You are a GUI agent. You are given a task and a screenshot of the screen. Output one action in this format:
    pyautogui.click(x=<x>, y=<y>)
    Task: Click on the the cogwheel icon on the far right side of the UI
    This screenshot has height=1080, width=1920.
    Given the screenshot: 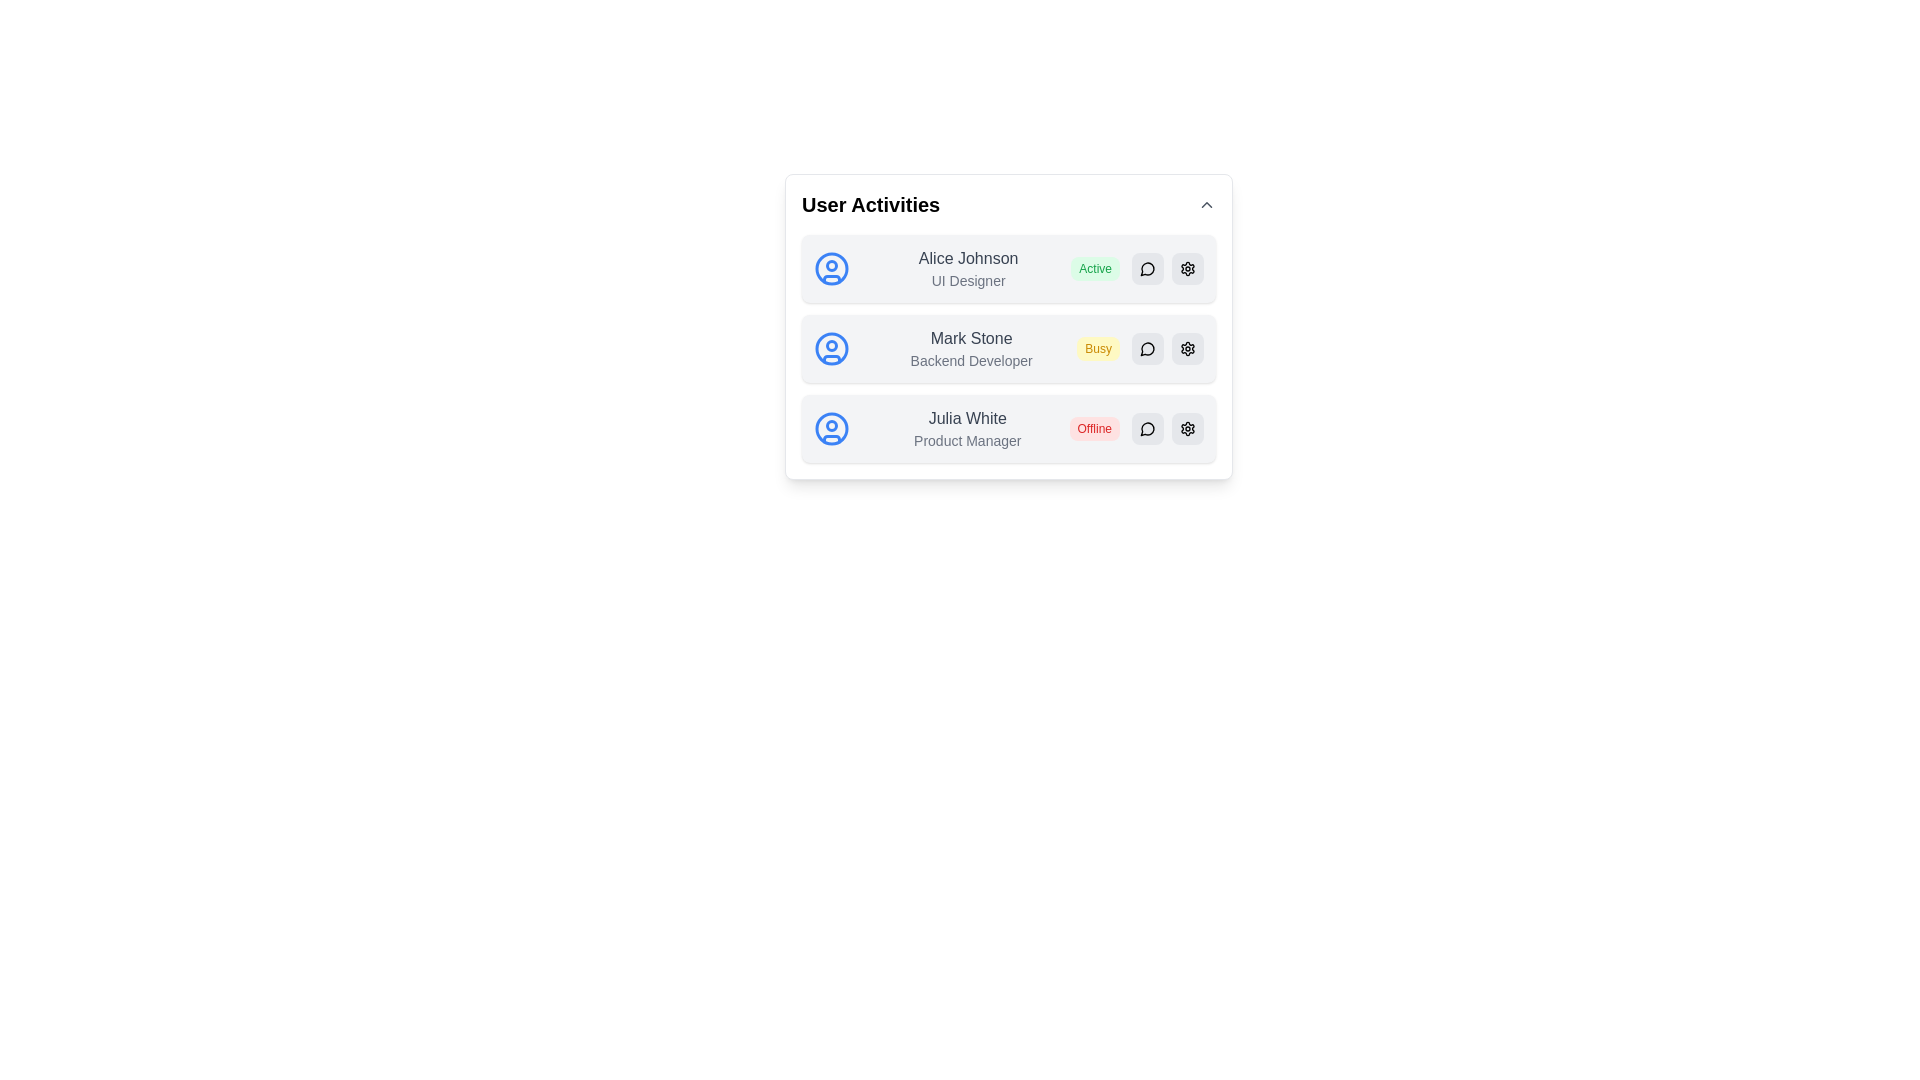 What is the action you would take?
    pyautogui.click(x=1188, y=347)
    